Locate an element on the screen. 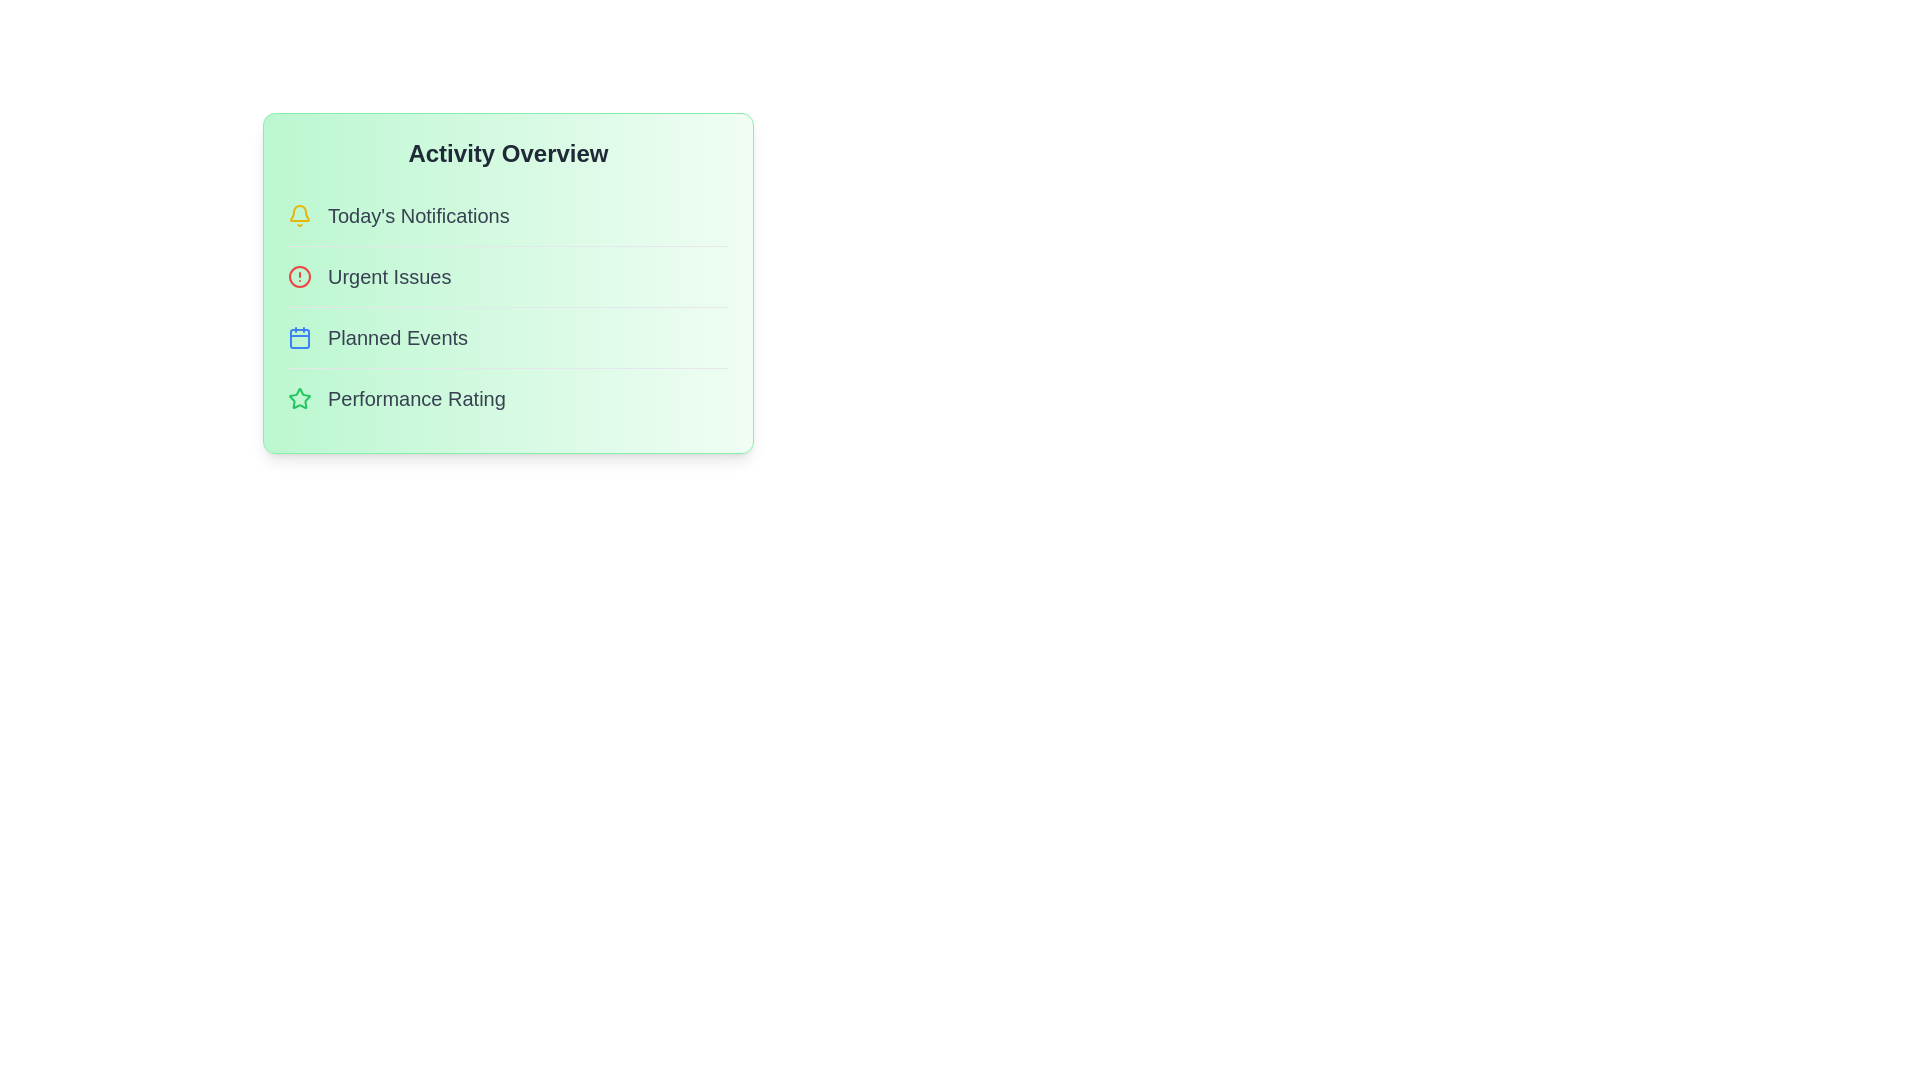  the static text label reading 'Urgent Issues', which is styled in a large, bold font and located within the light green panel titled 'Activity Overview' is located at coordinates (389, 277).